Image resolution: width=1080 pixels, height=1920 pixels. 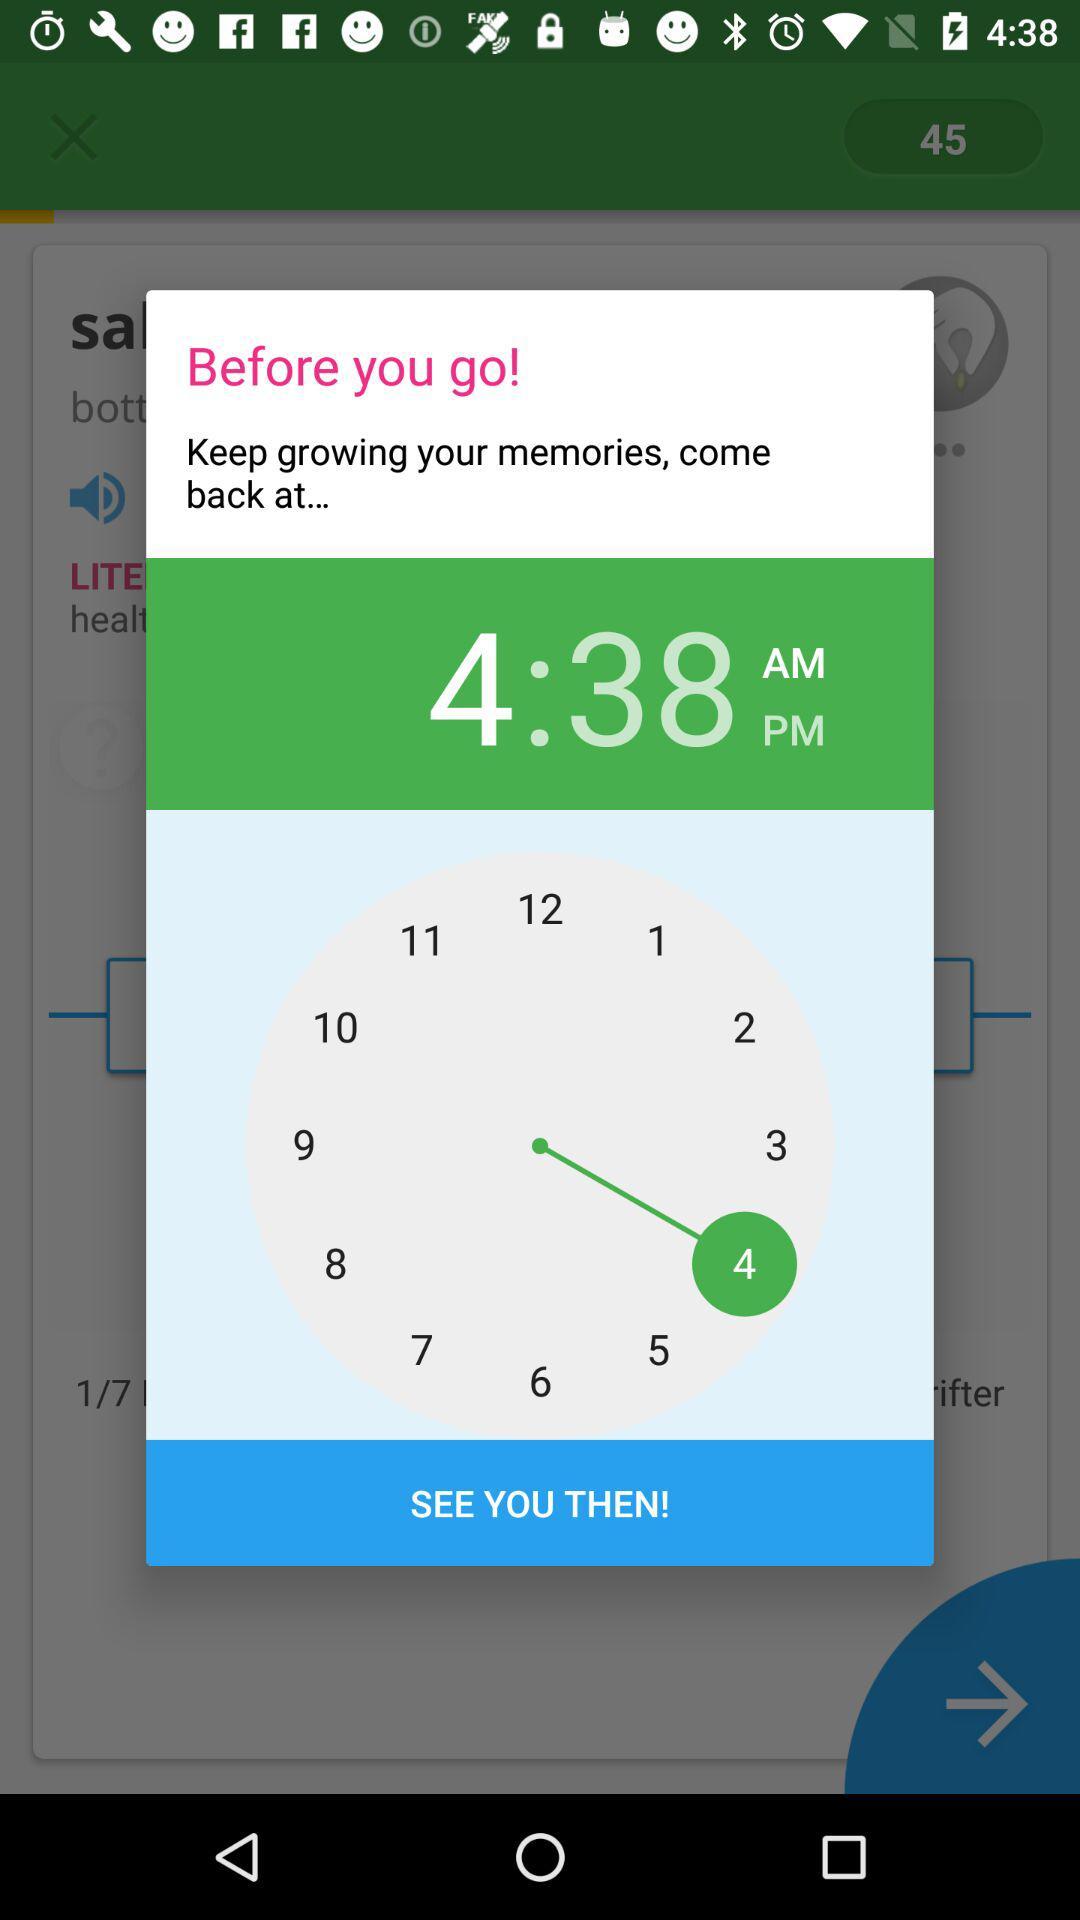 I want to click on the item to the right of the 38 icon, so click(x=793, y=656).